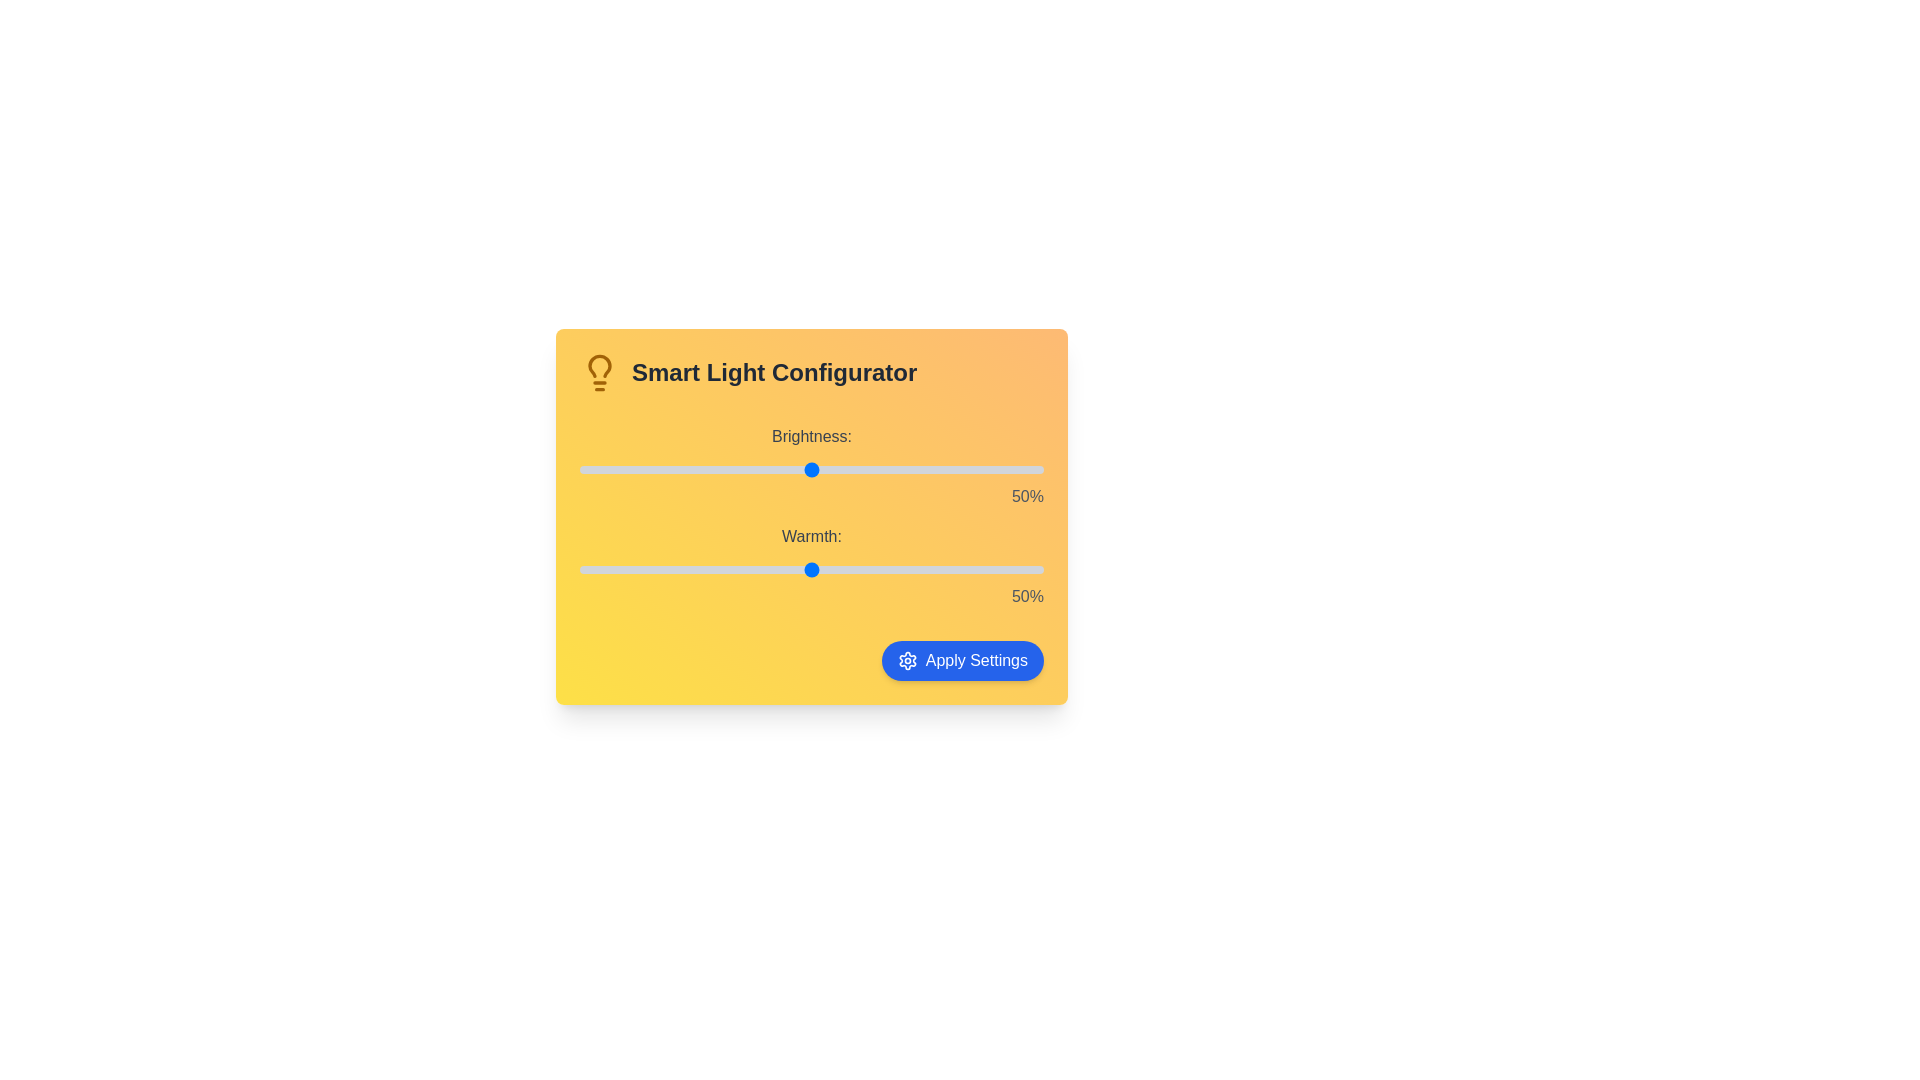 This screenshot has height=1080, width=1920. What do you see at coordinates (962, 660) in the screenshot?
I see `the 'Apply Settings' button with a blue background and white text, featuring a settings gear icon, located in the lower-right corner of the 'Smart Light Configurator' panel to apply the settings` at bounding box center [962, 660].